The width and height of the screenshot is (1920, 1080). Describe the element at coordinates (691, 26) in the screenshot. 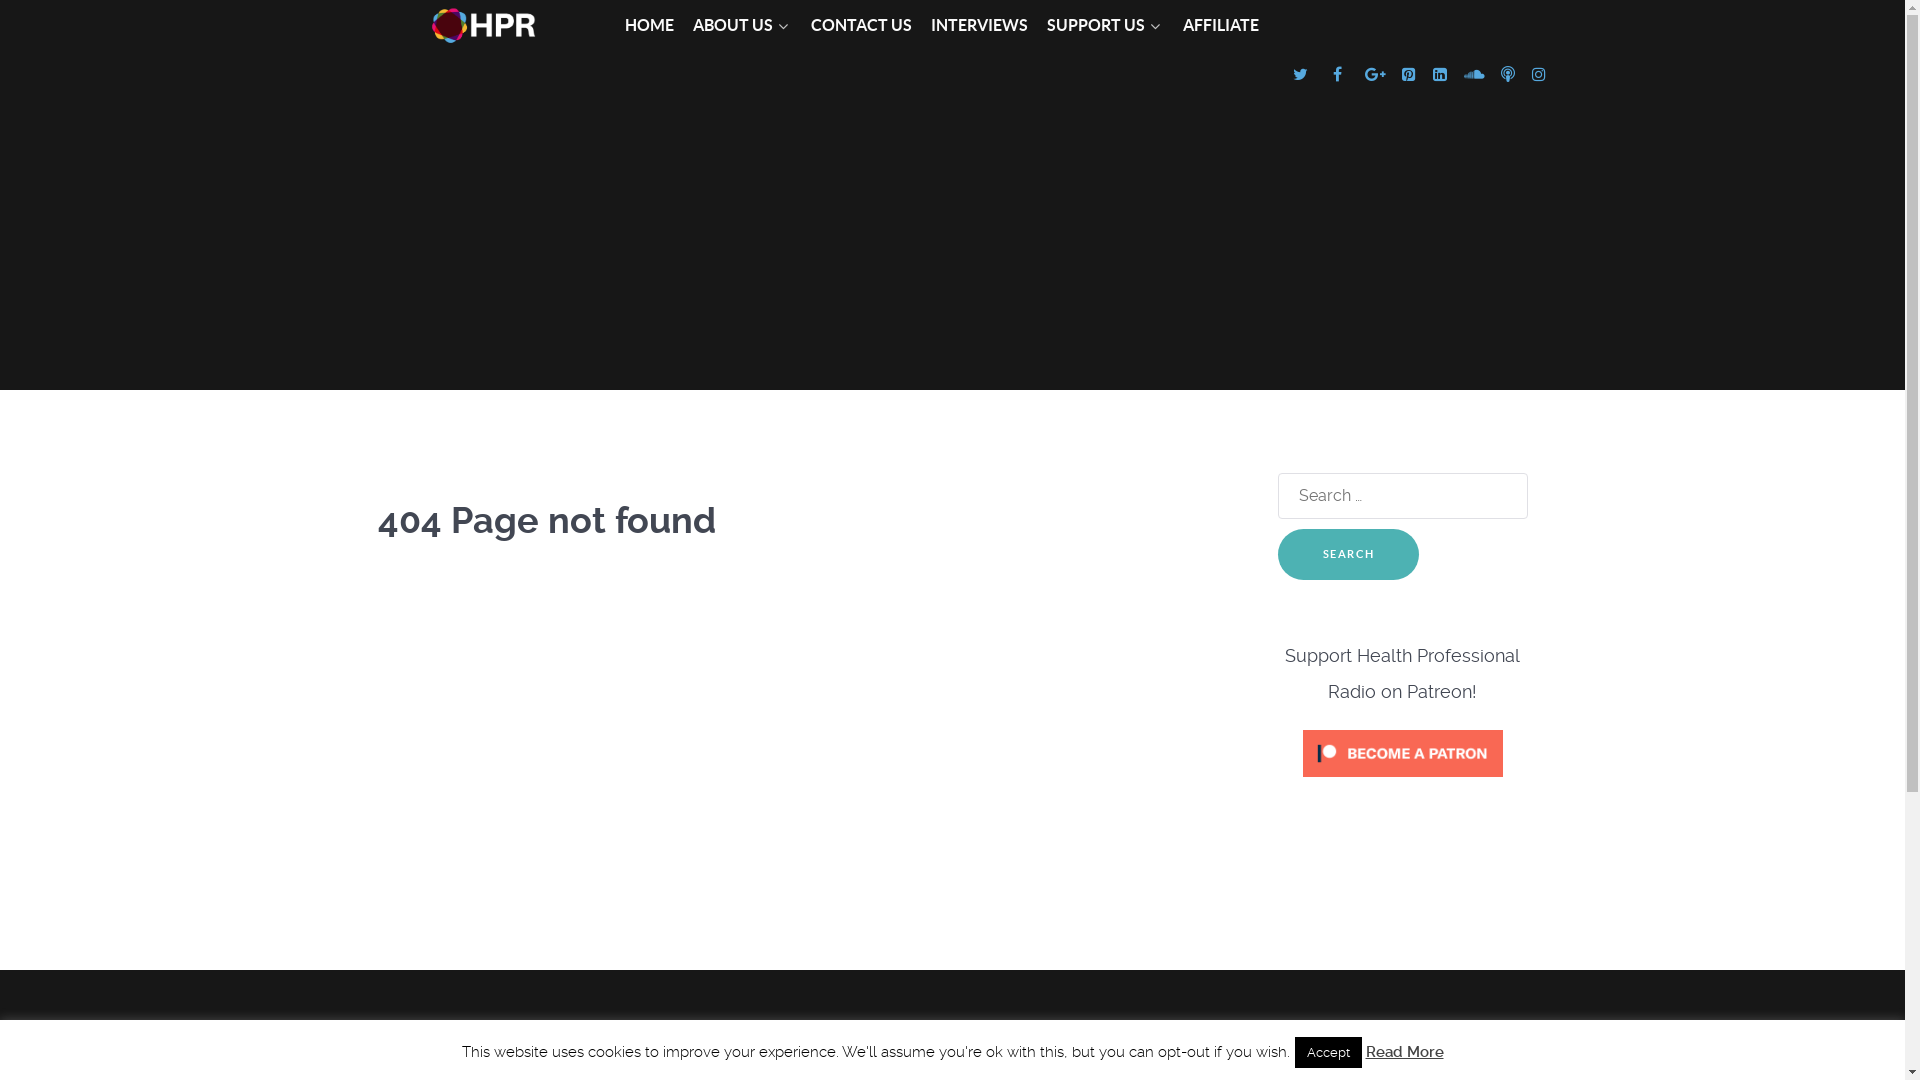

I see `'ABOUT US'` at that location.